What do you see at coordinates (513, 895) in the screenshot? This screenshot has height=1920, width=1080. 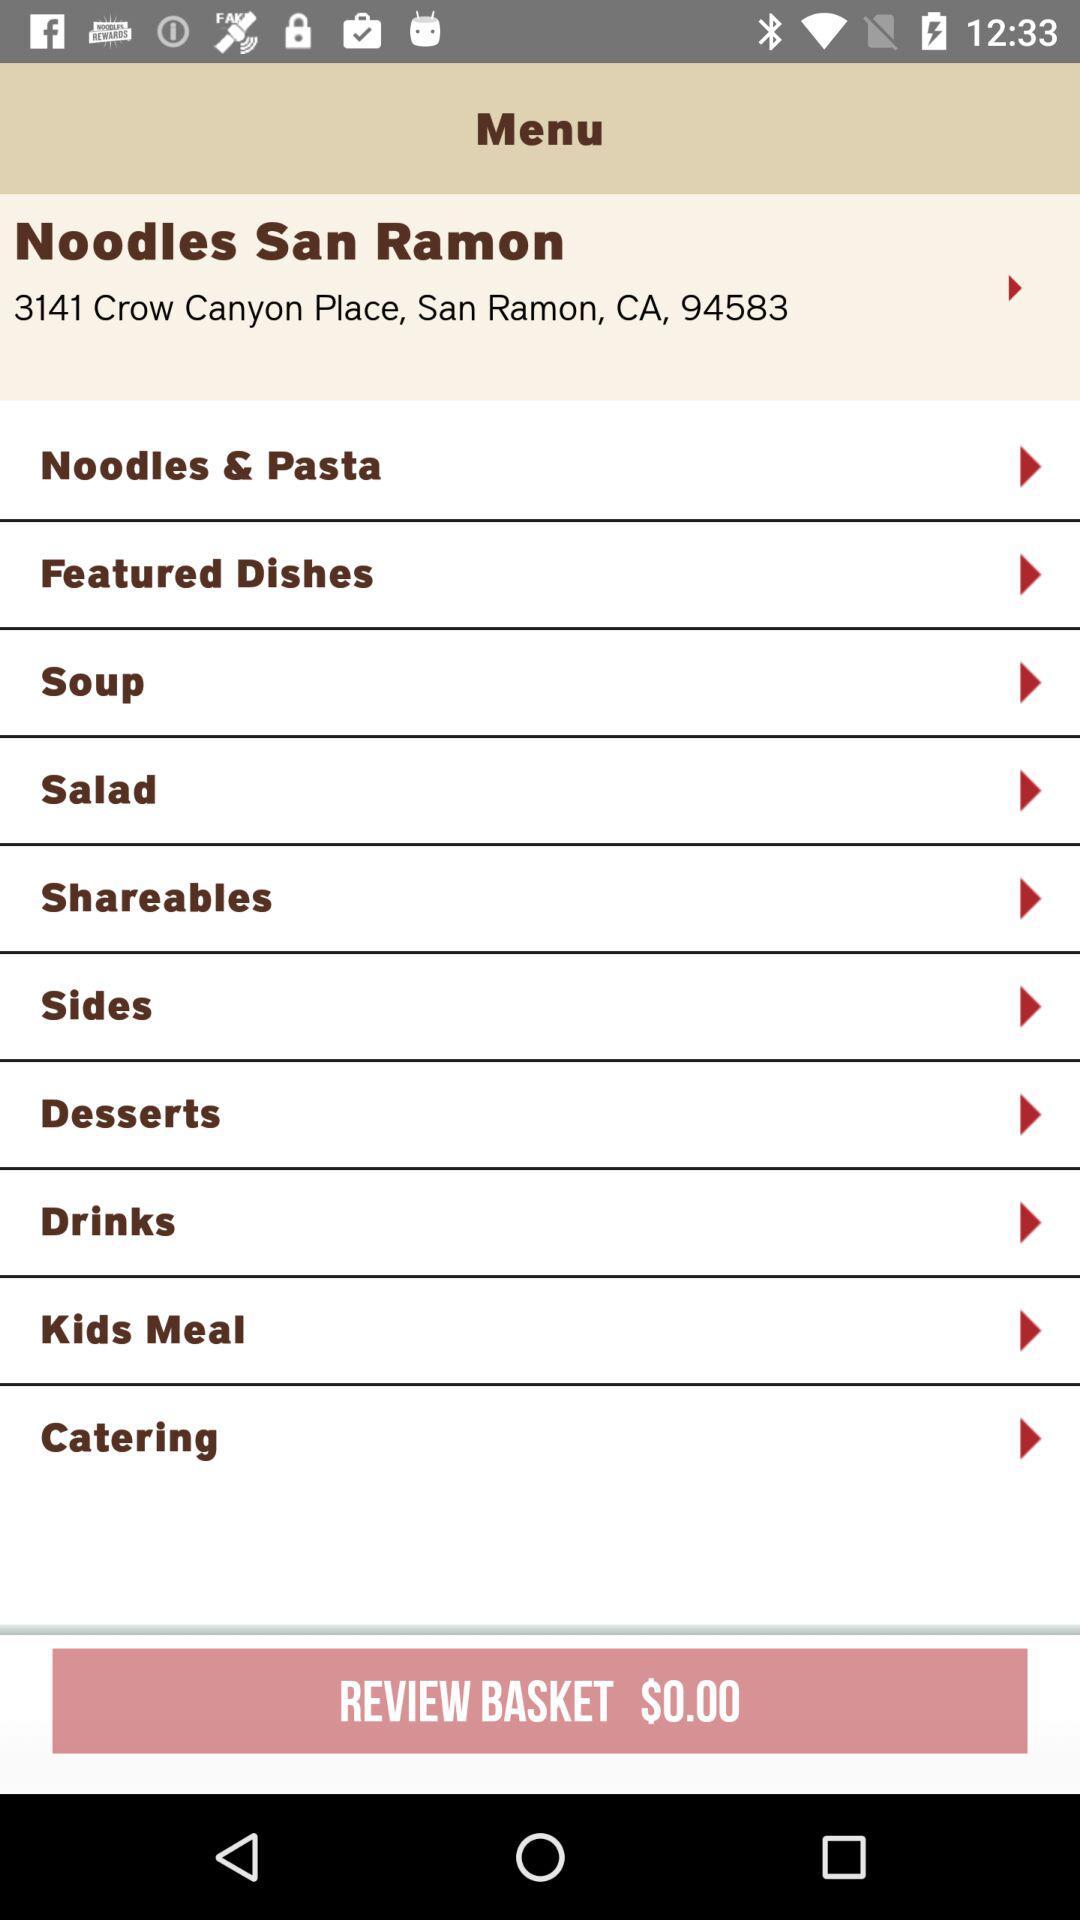 I see `the shareables  item` at bounding box center [513, 895].